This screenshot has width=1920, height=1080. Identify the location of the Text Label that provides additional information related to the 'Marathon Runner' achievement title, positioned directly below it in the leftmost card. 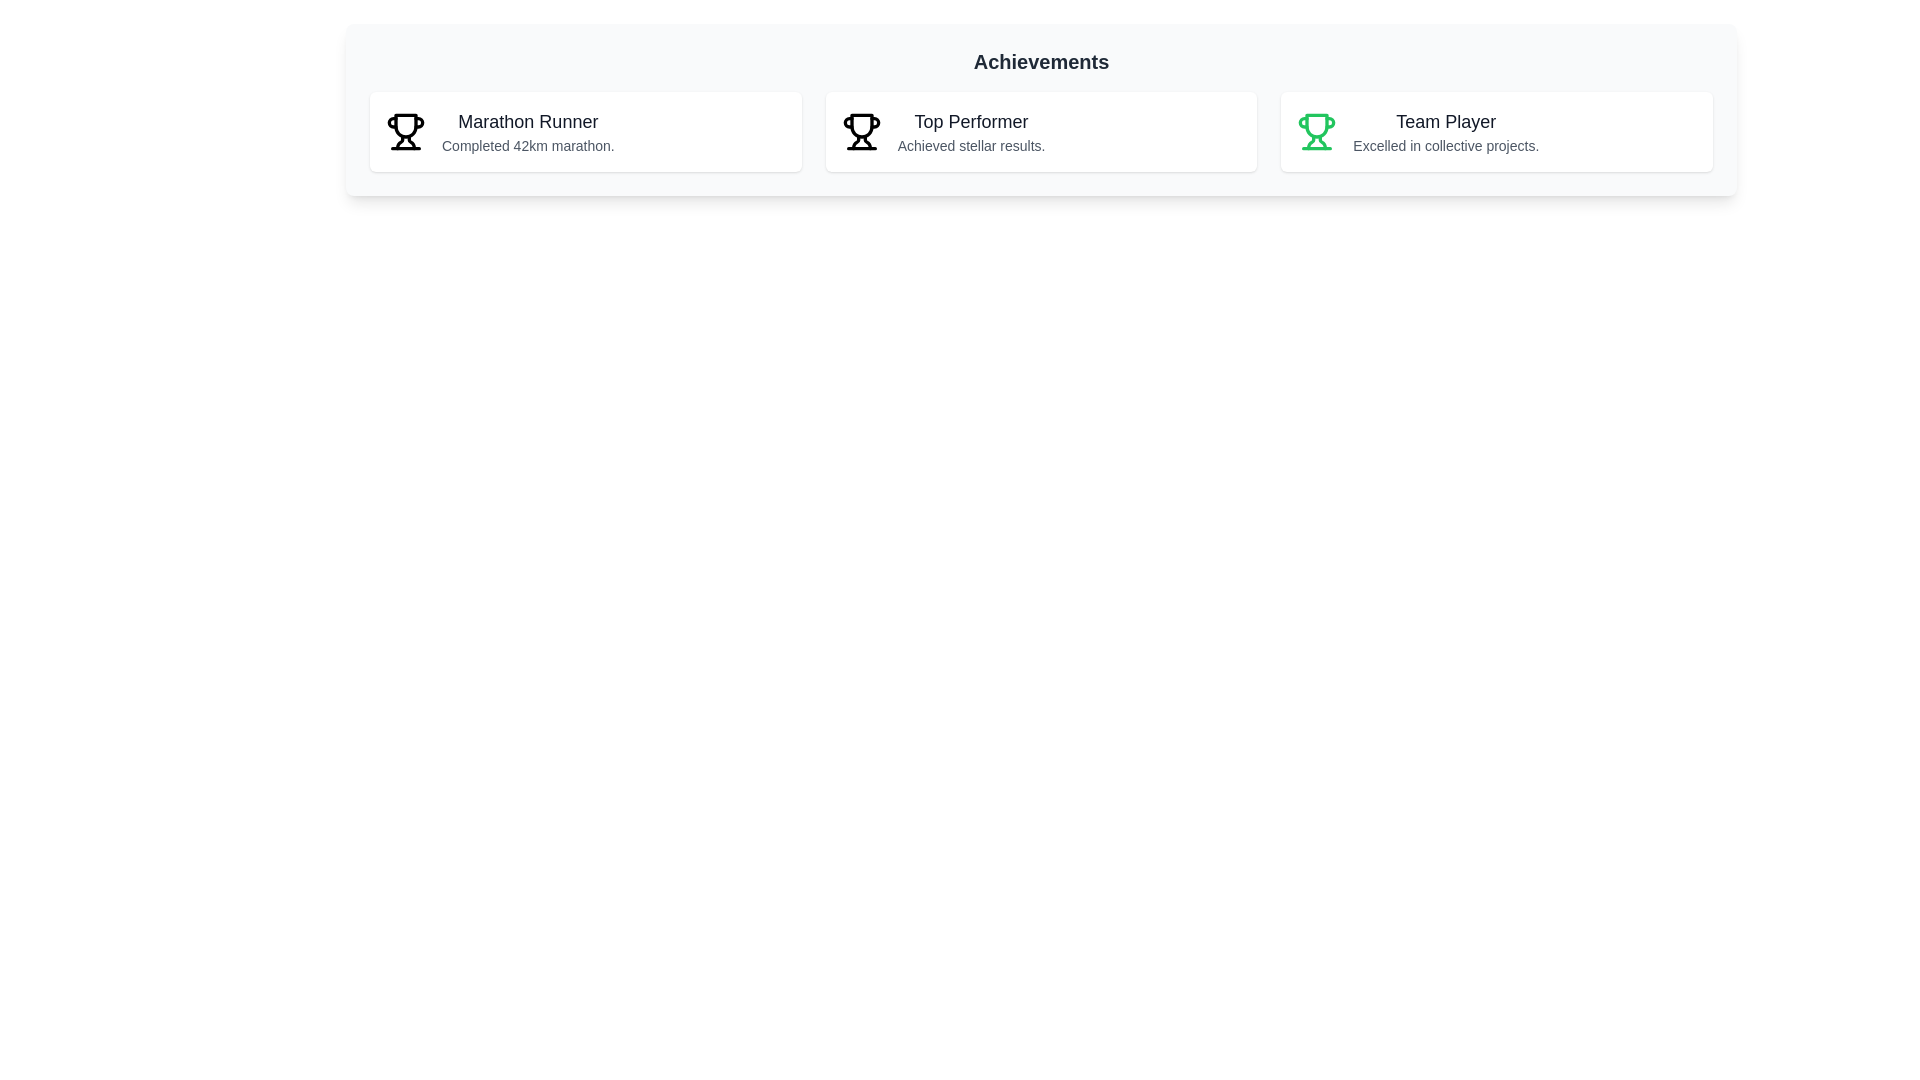
(528, 145).